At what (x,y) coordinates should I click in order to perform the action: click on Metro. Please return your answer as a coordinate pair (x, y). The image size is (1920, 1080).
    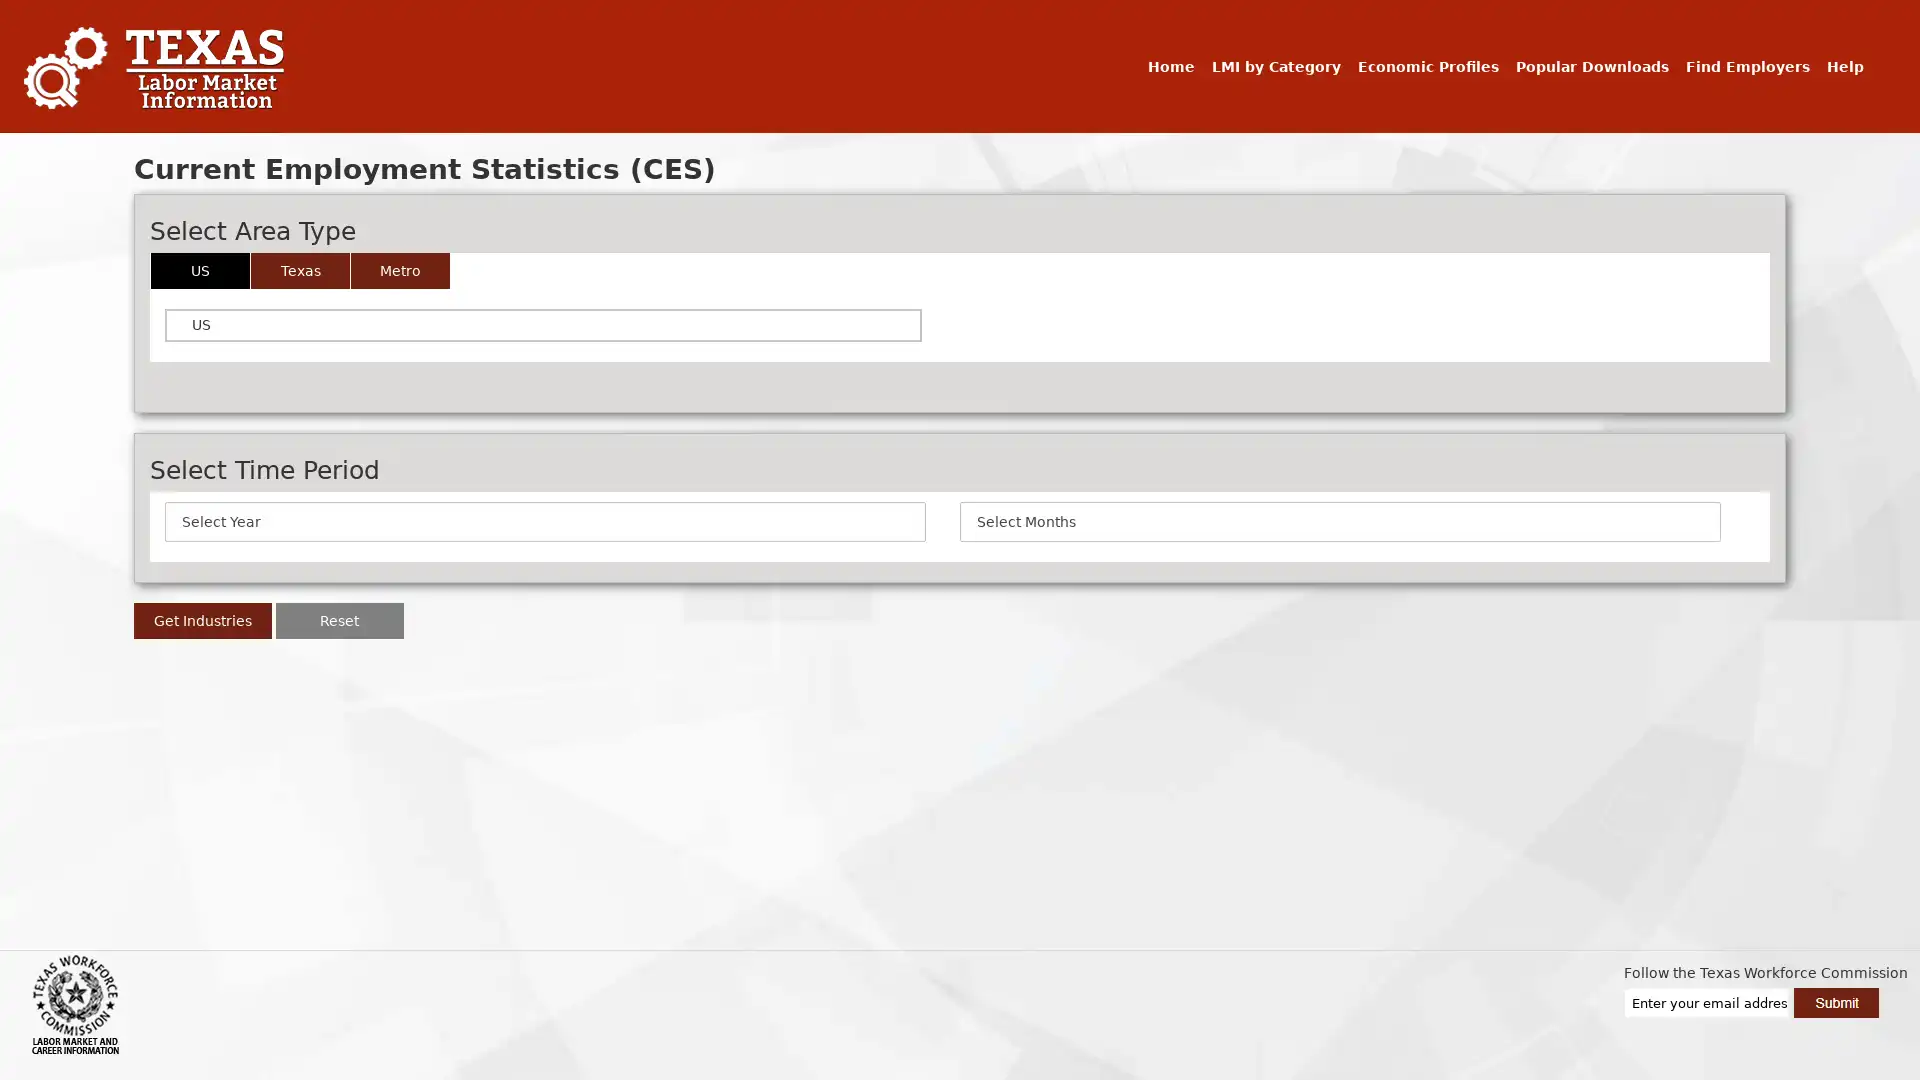
    Looking at the image, I should click on (399, 270).